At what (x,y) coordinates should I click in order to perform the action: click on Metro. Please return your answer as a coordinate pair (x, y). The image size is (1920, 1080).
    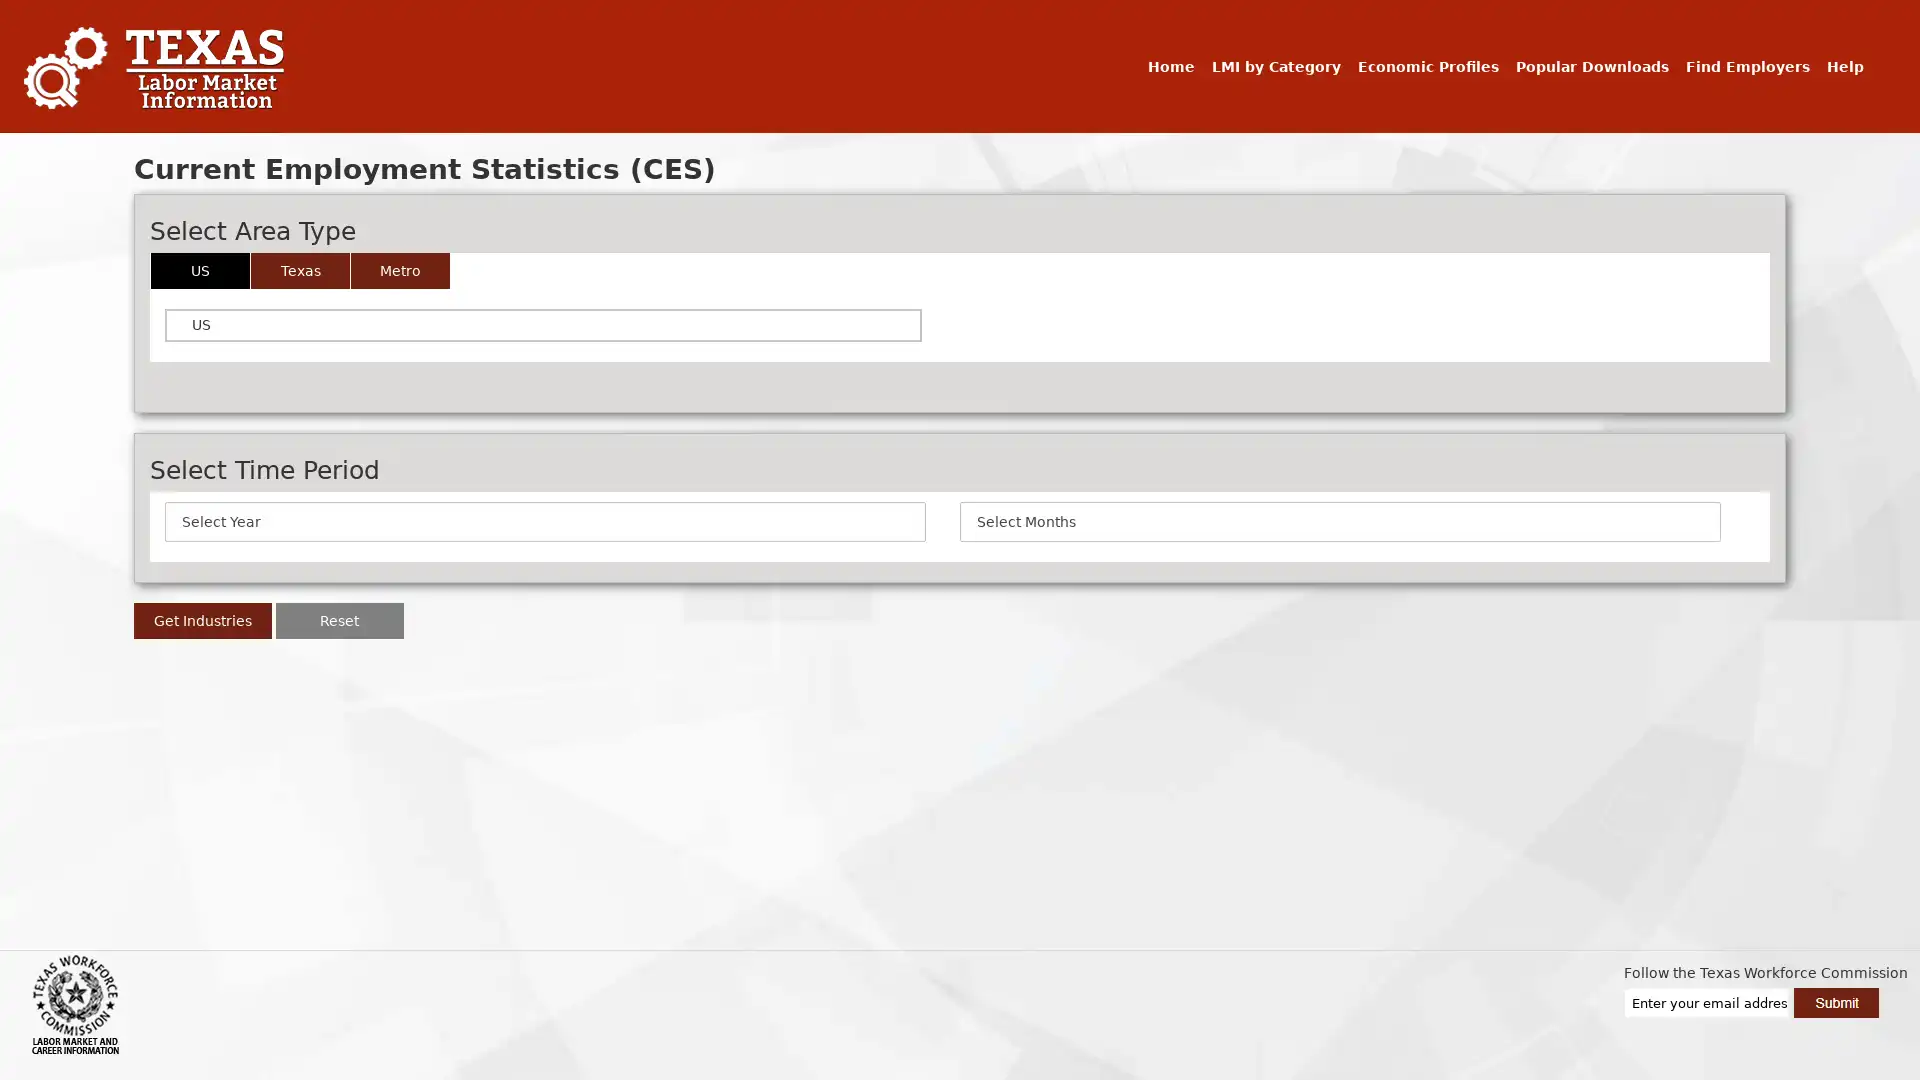
    Looking at the image, I should click on (399, 270).